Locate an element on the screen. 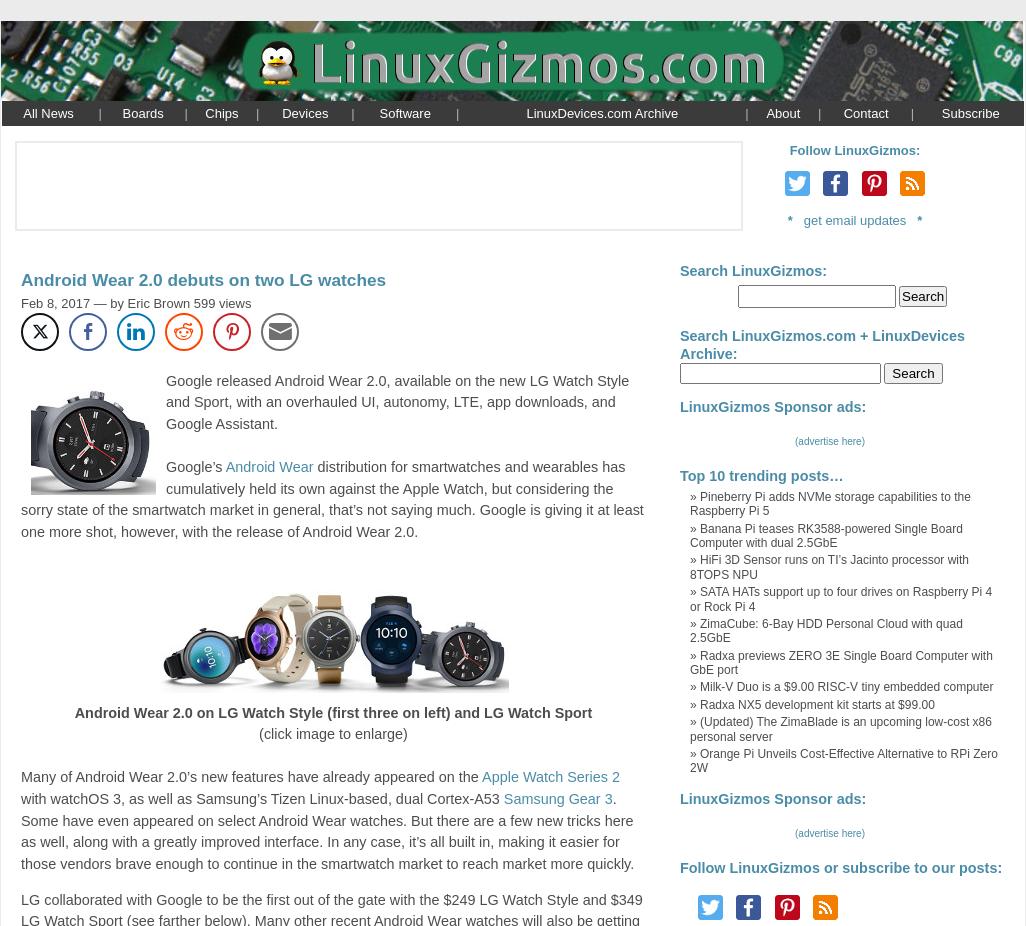 Image resolution: width=1026 pixels, height=926 pixels. 'Follow LinuxGizmos:' is located at coordinates (854, 149).